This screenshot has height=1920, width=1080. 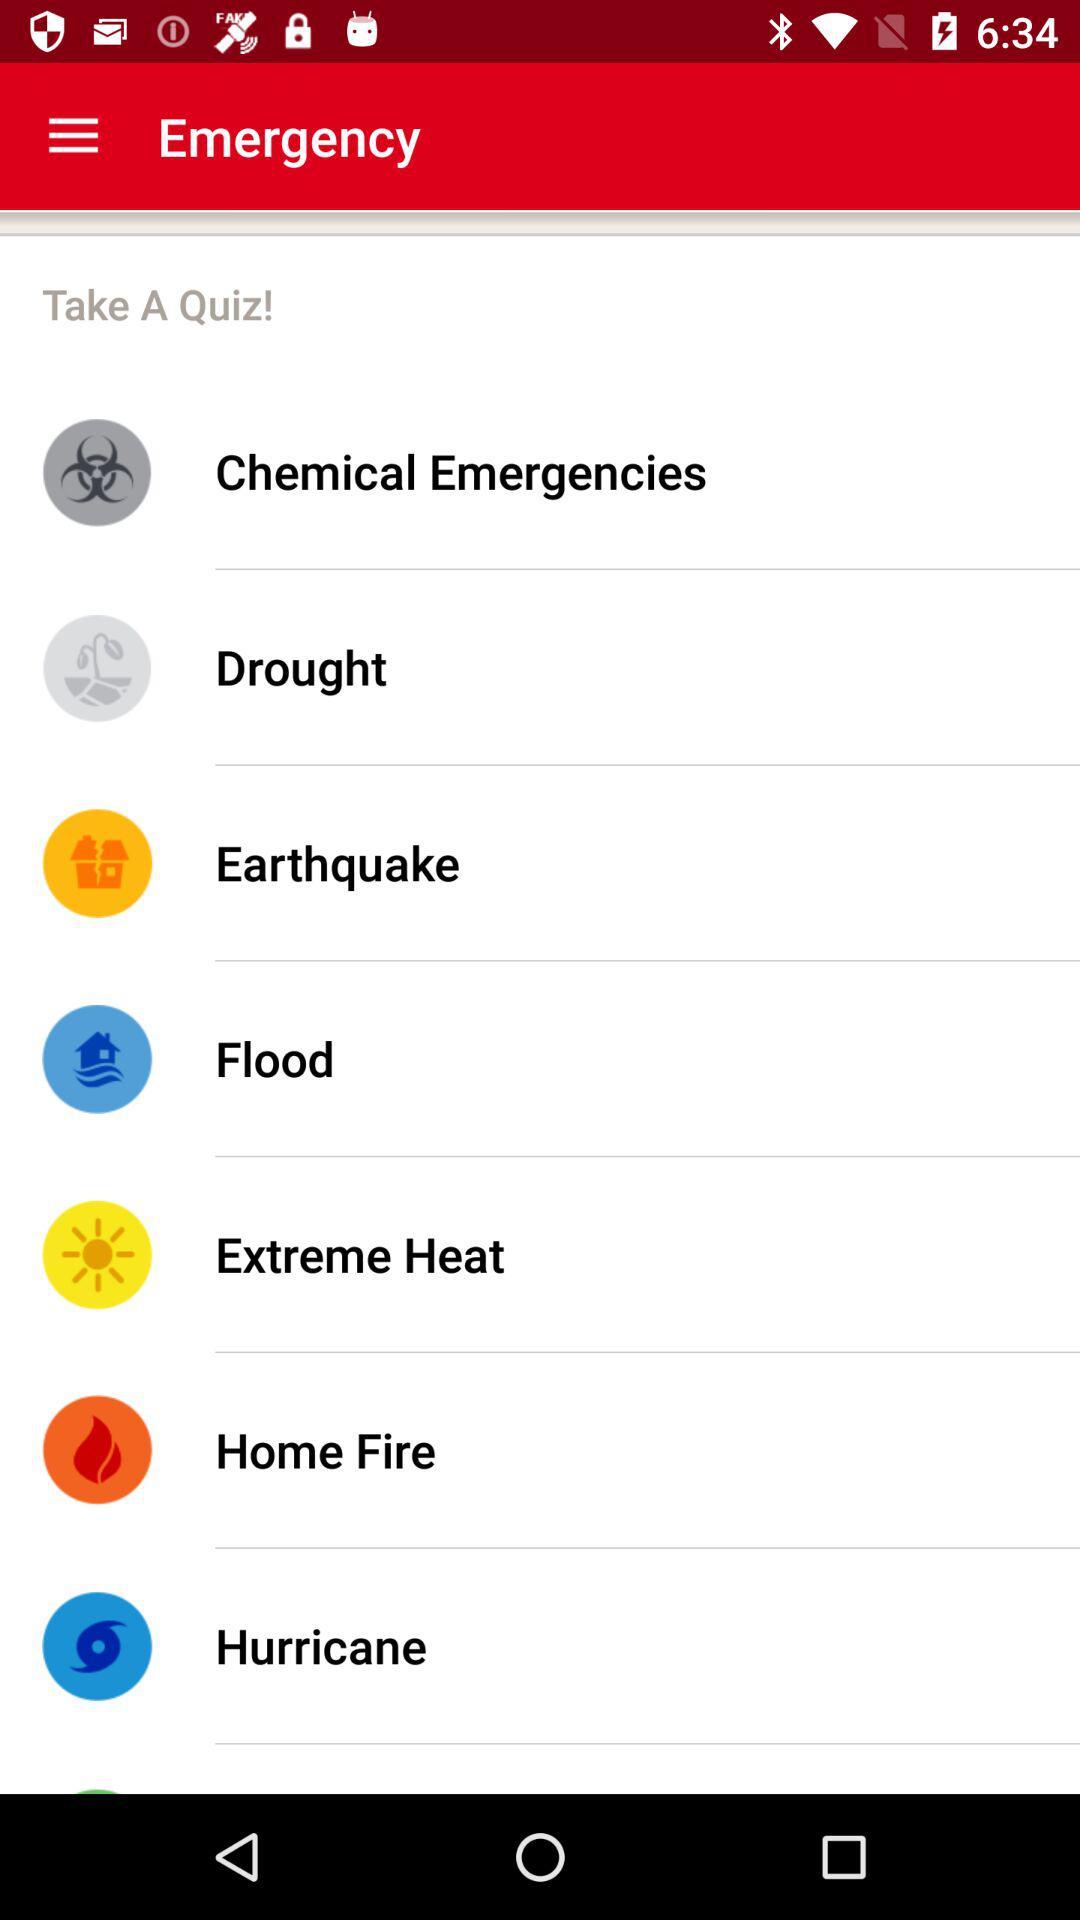 I want to click on the item to the left of emergency icon, so click(x=72, y=135).